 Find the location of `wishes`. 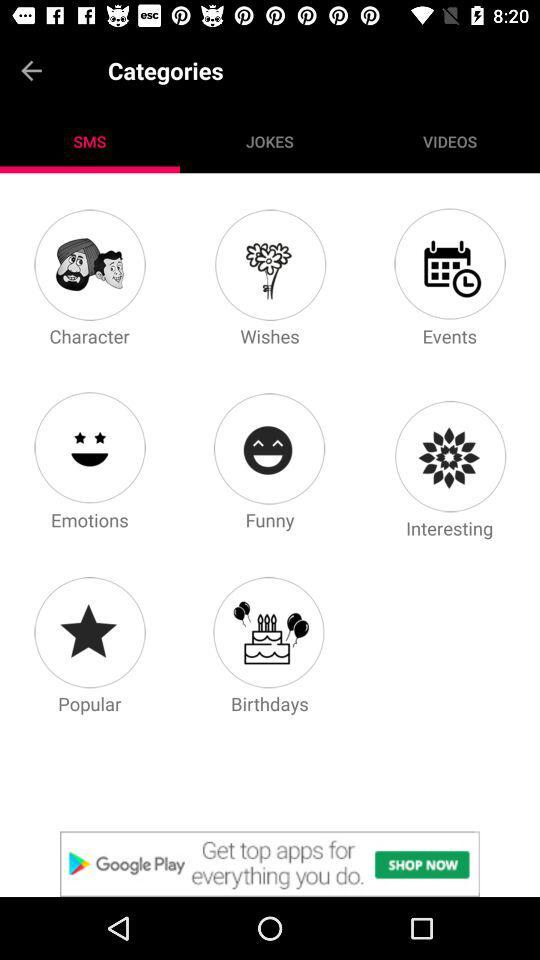

wishes is located at coordinates (269, 263).